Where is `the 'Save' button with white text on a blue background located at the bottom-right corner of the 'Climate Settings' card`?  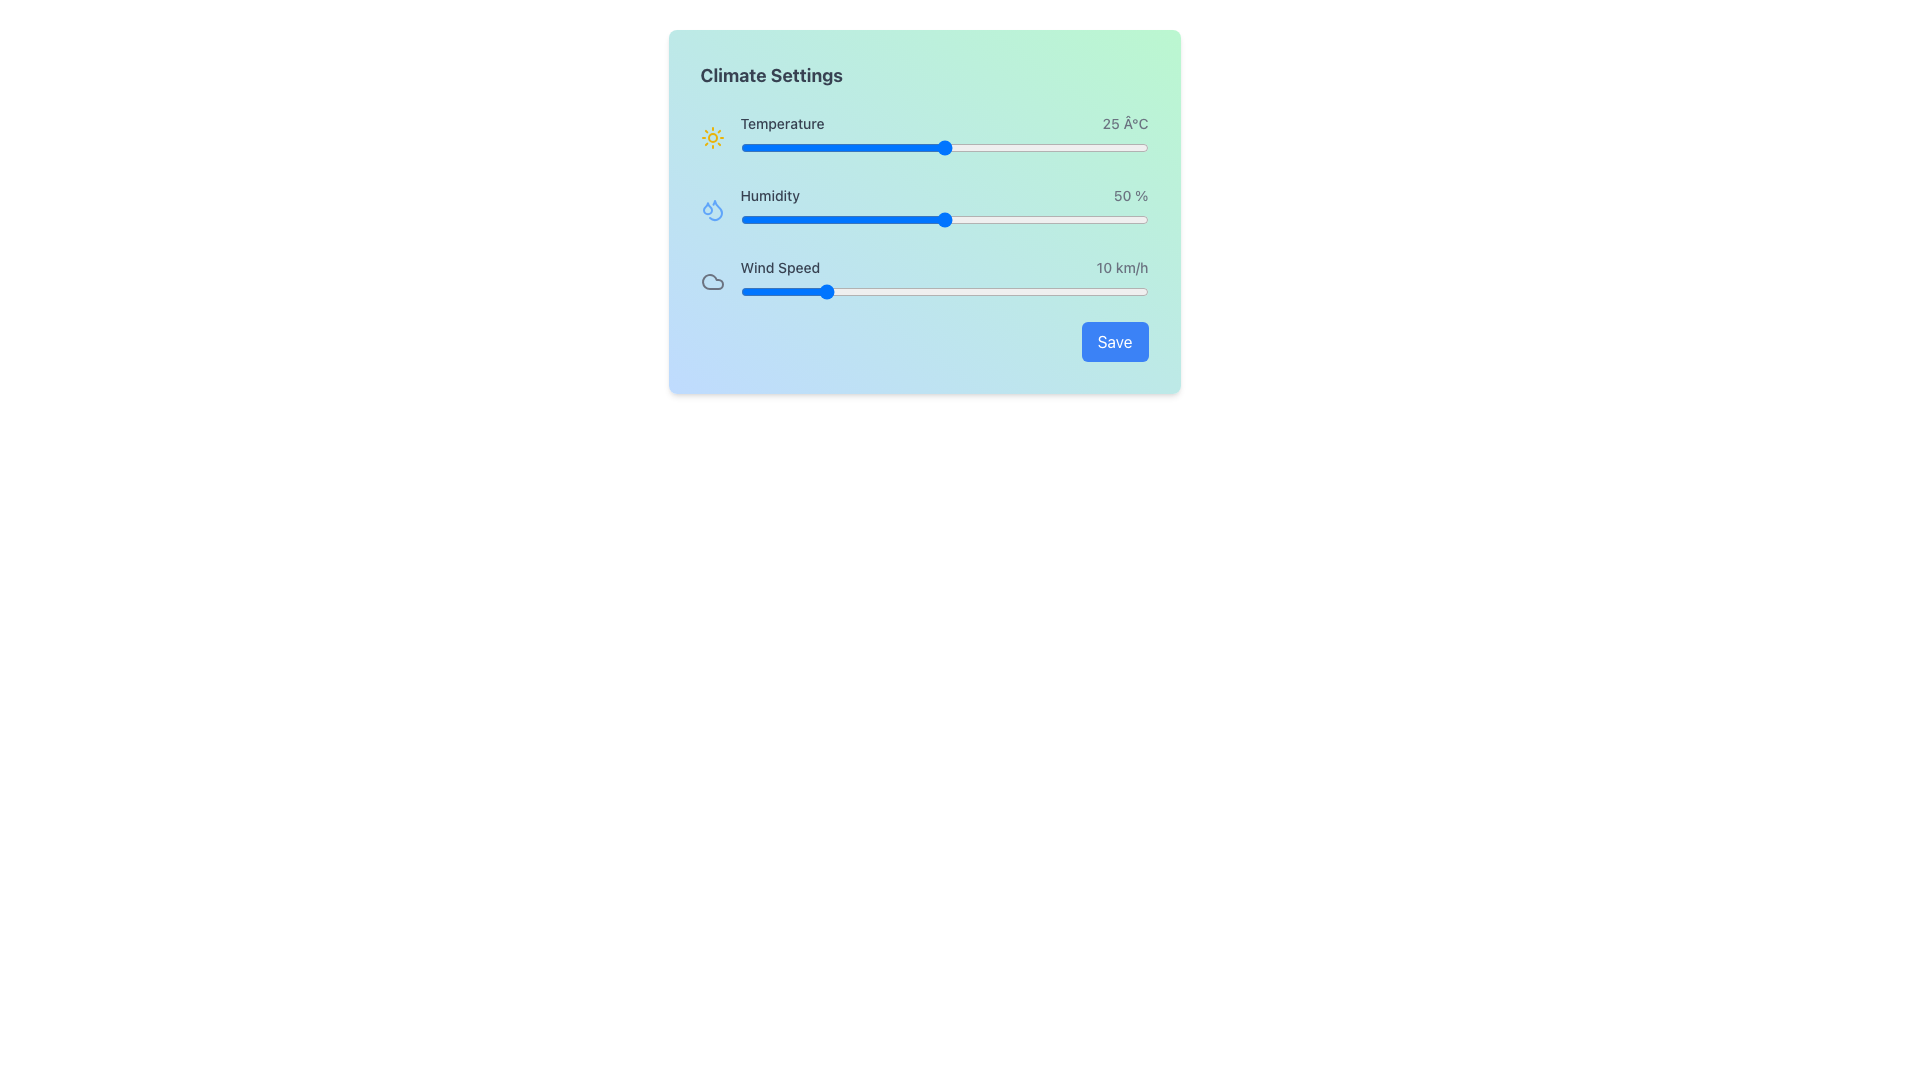 the 'Save' button with white text on a blue background located at the bottom-right corner of the 'Climate Settings' card is located at coordinates (1113, 341).